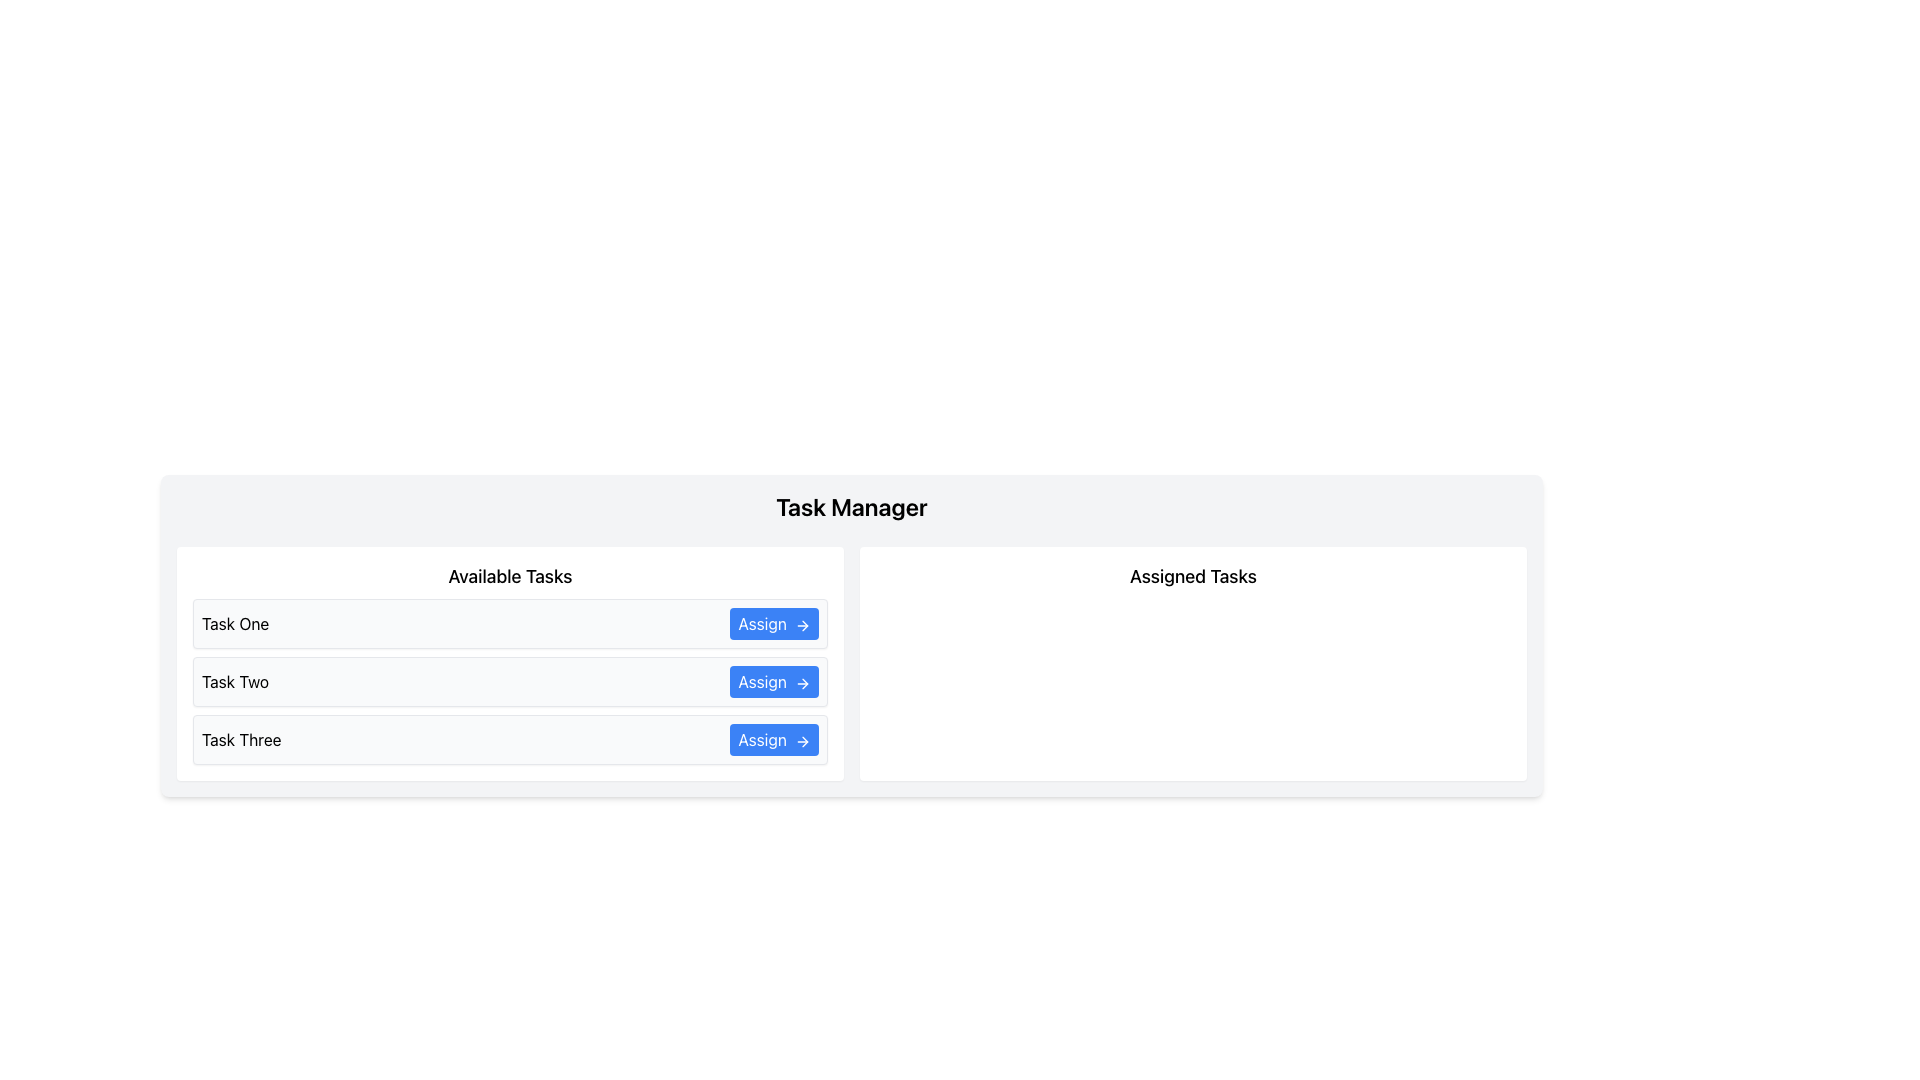  I want to click on the blue 'Assign' button with white text and a right arrow icon located in the 'Available Tasks' section under the 'Task Manager' header to assign the task, so click(773, 623).